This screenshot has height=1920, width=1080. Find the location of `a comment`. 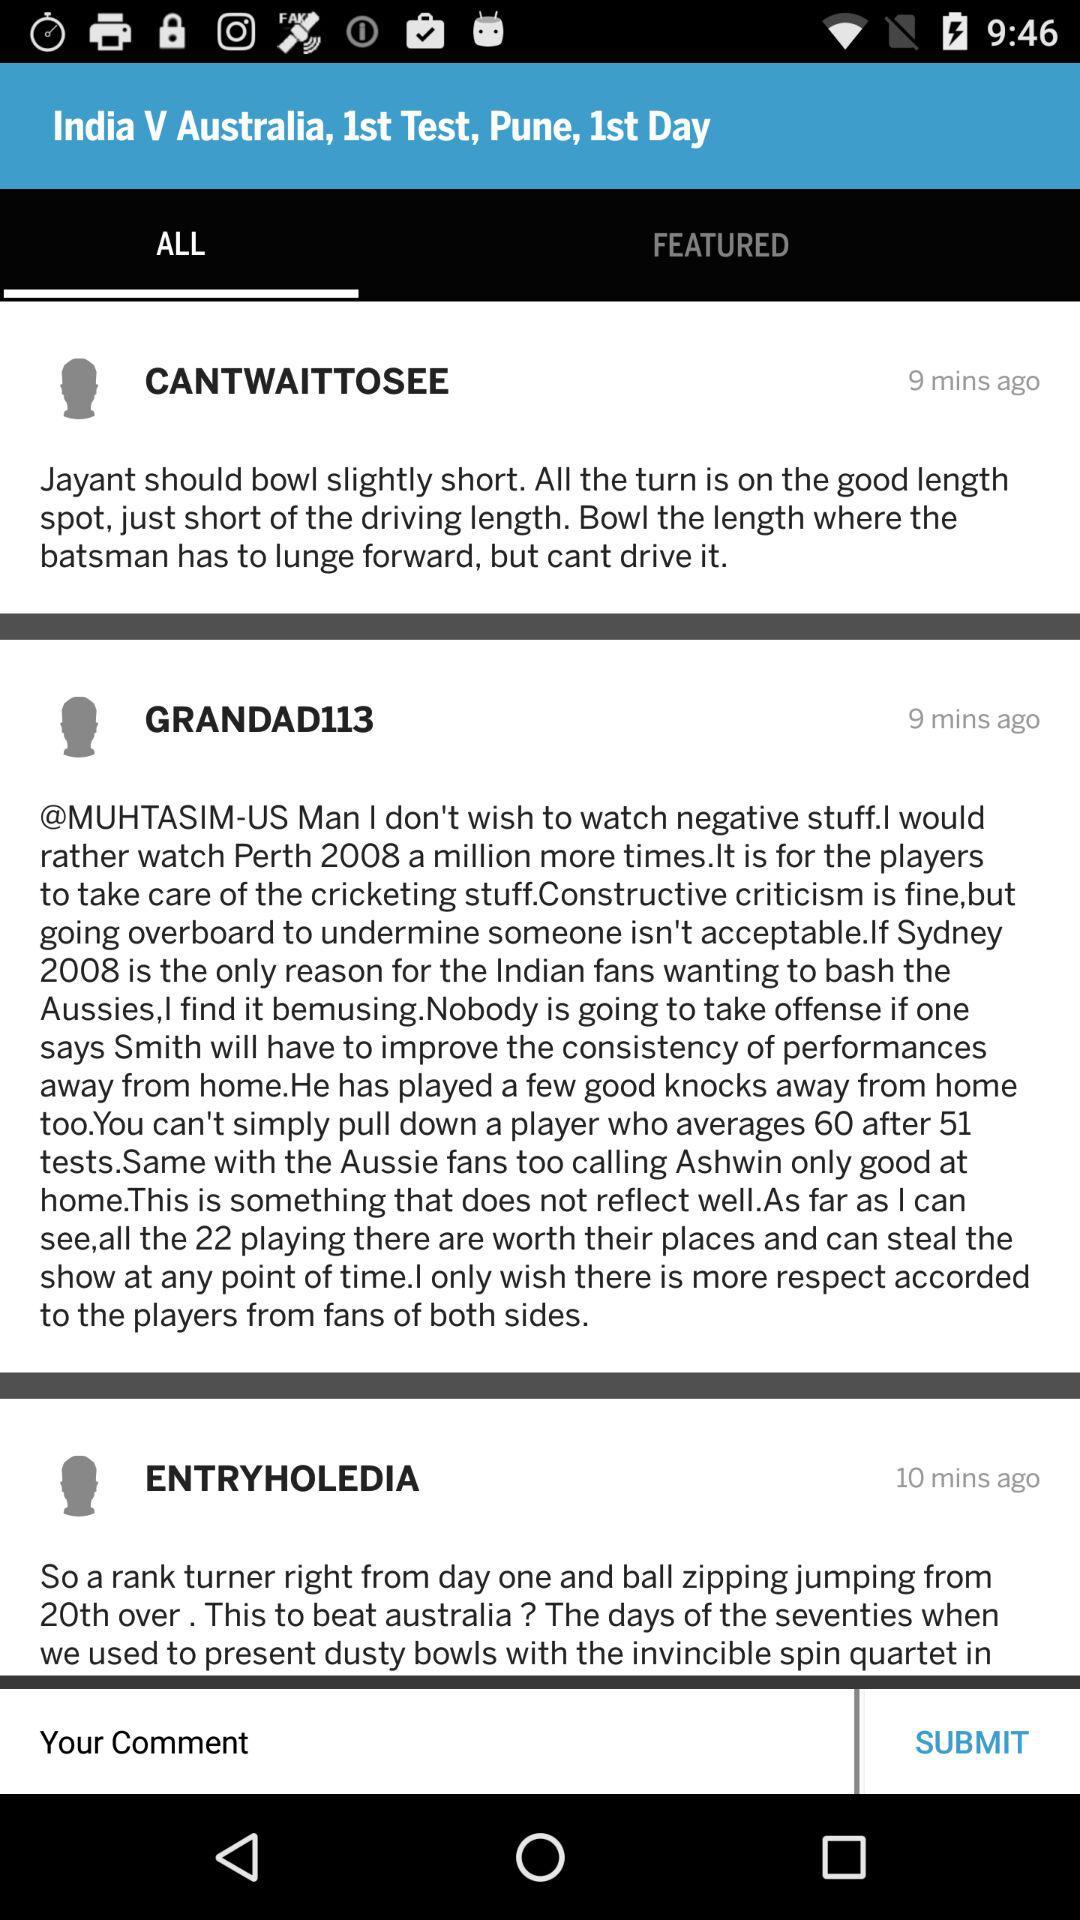

a comment is located at coordinates (426, 1740).